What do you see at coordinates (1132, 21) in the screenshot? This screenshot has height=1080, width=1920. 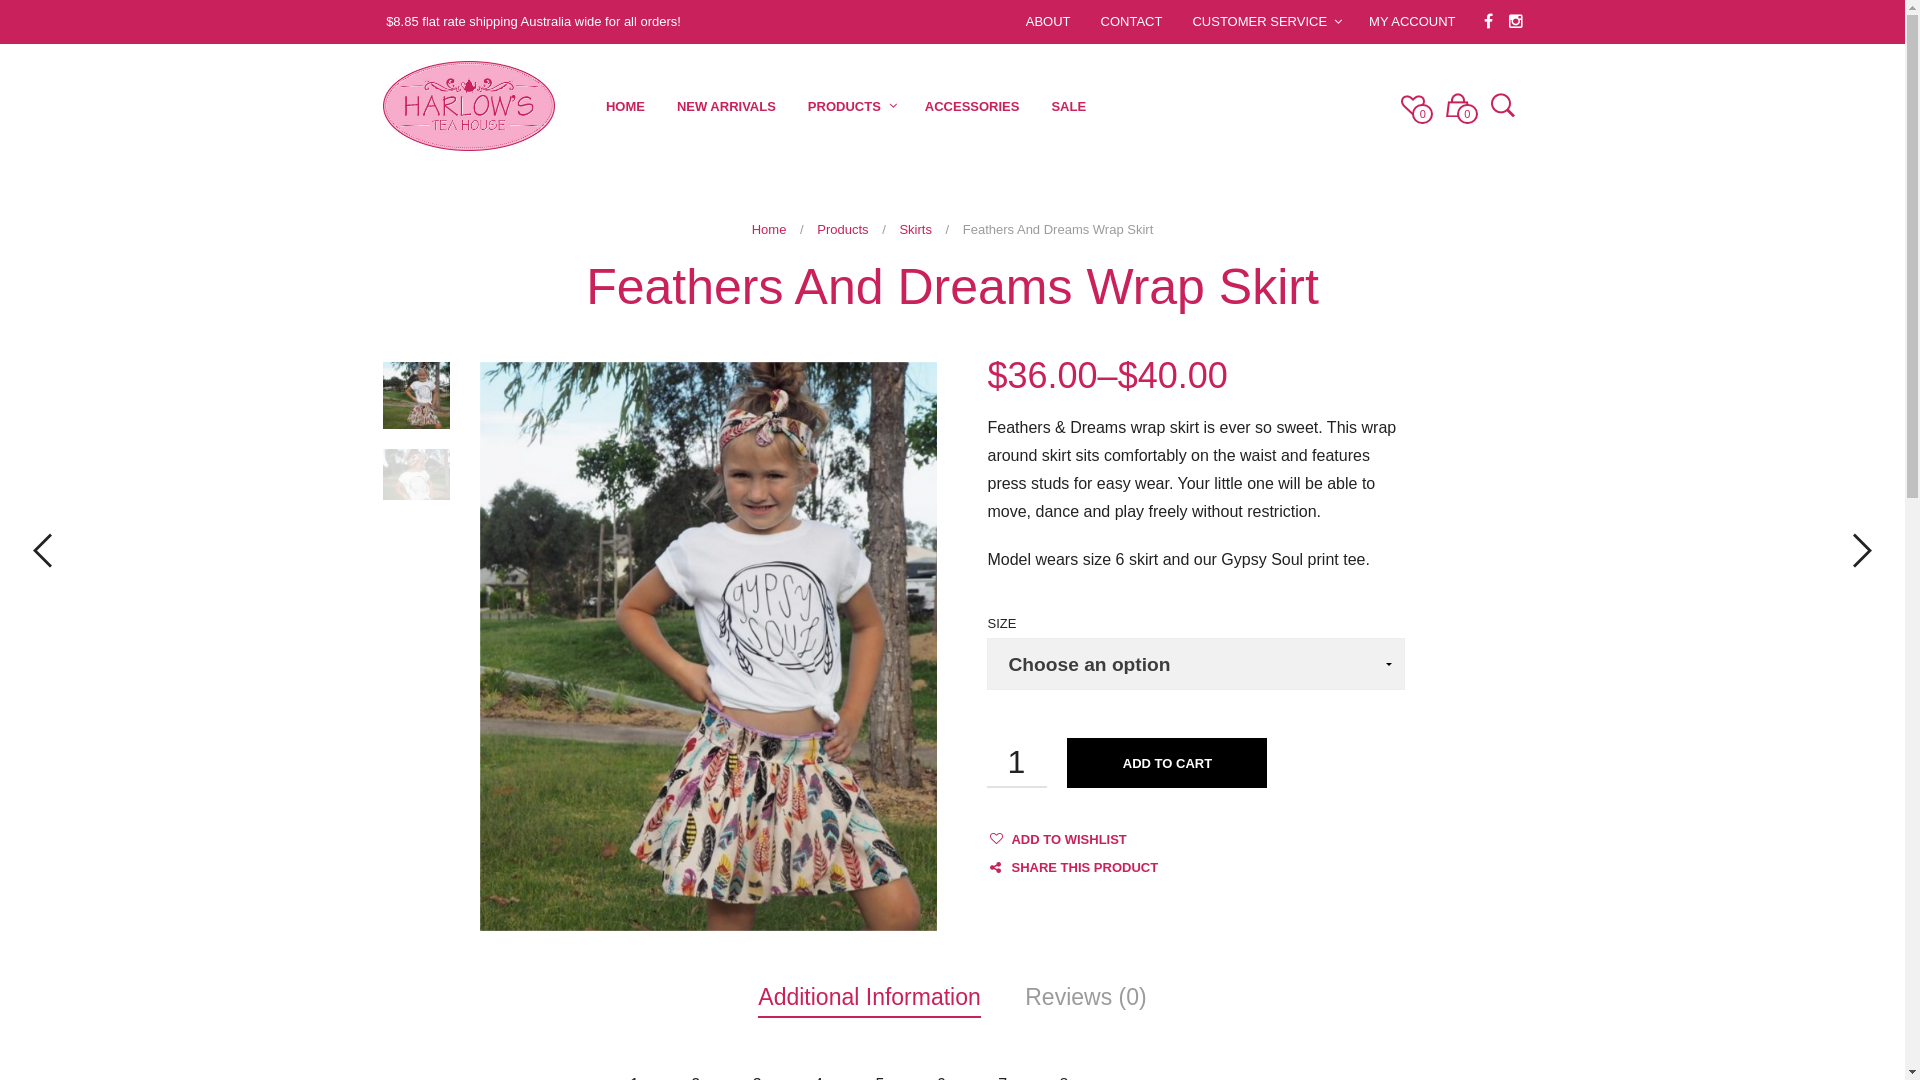 I see `'CONTACT'` at bounding box center [1132, 21].